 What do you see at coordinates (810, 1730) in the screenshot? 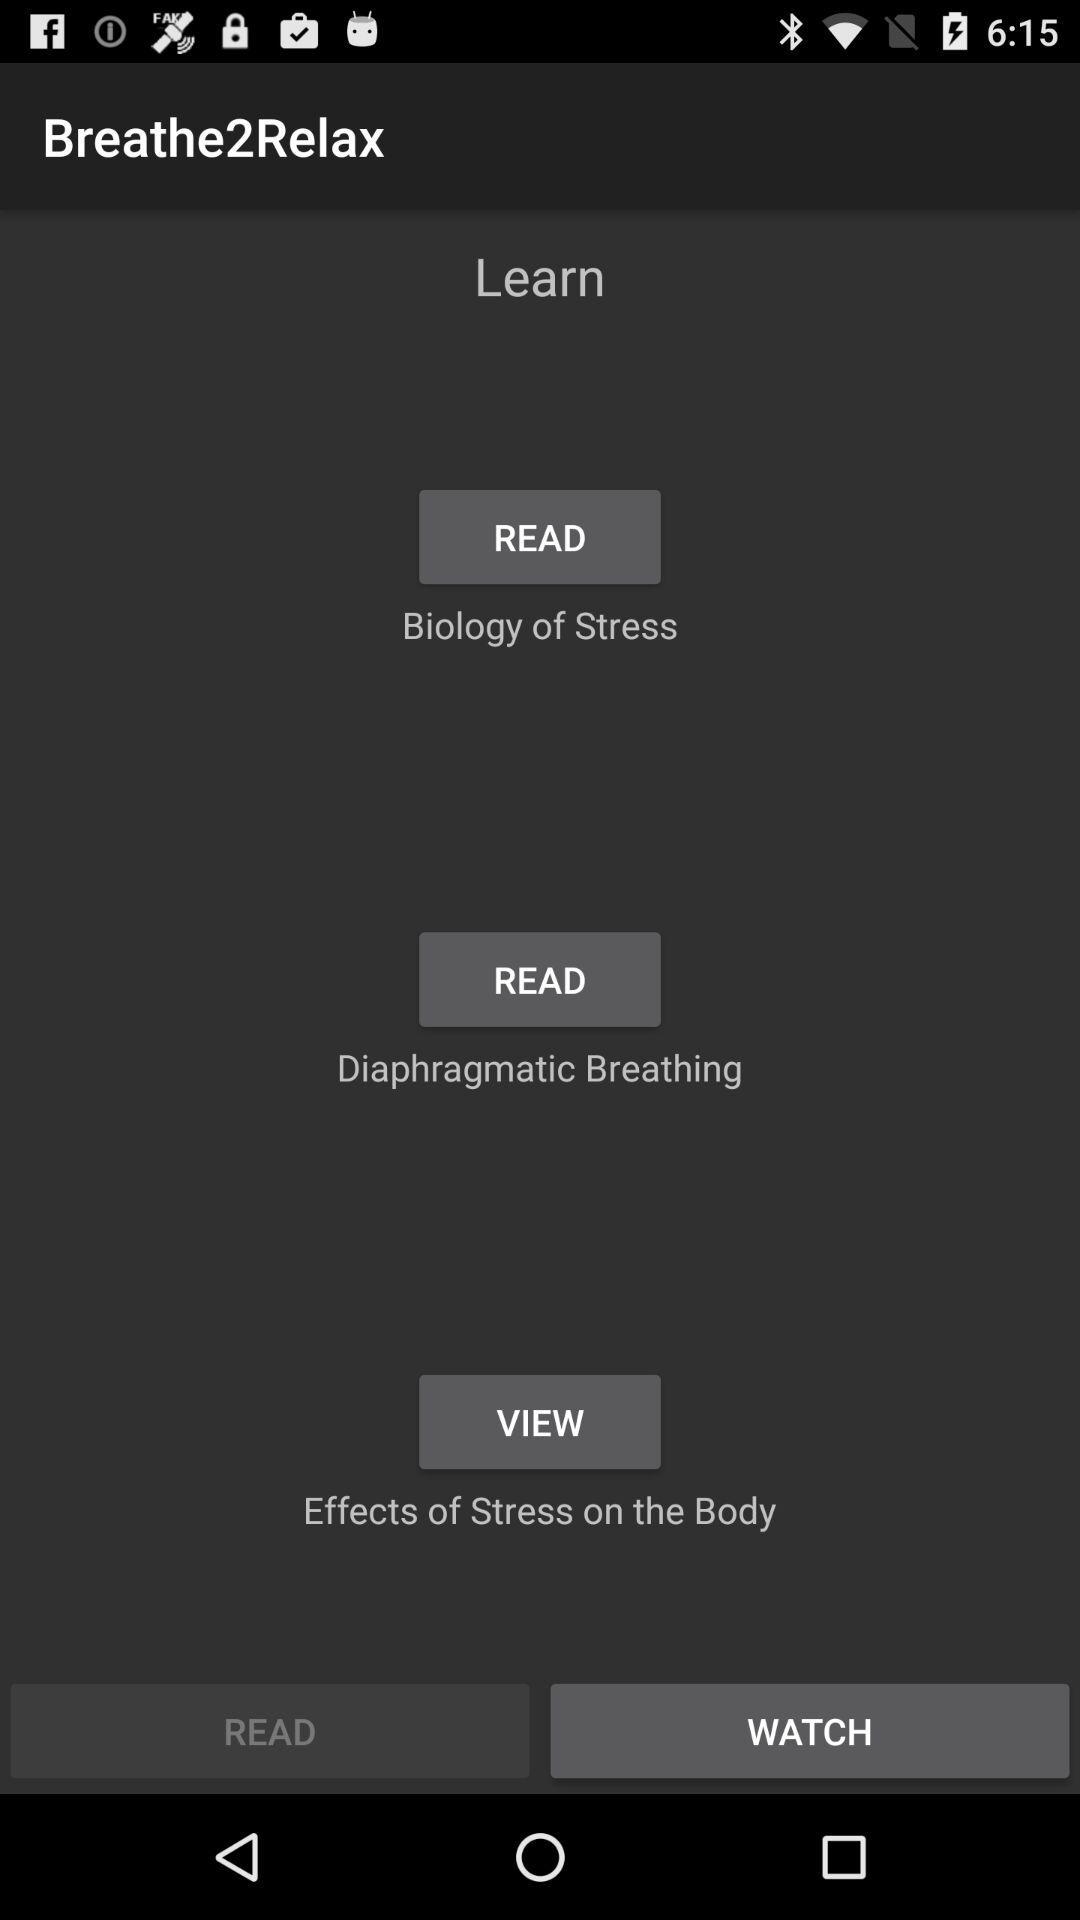
I see `the icon below effects of stress app` at bounding box center [810, 1730].